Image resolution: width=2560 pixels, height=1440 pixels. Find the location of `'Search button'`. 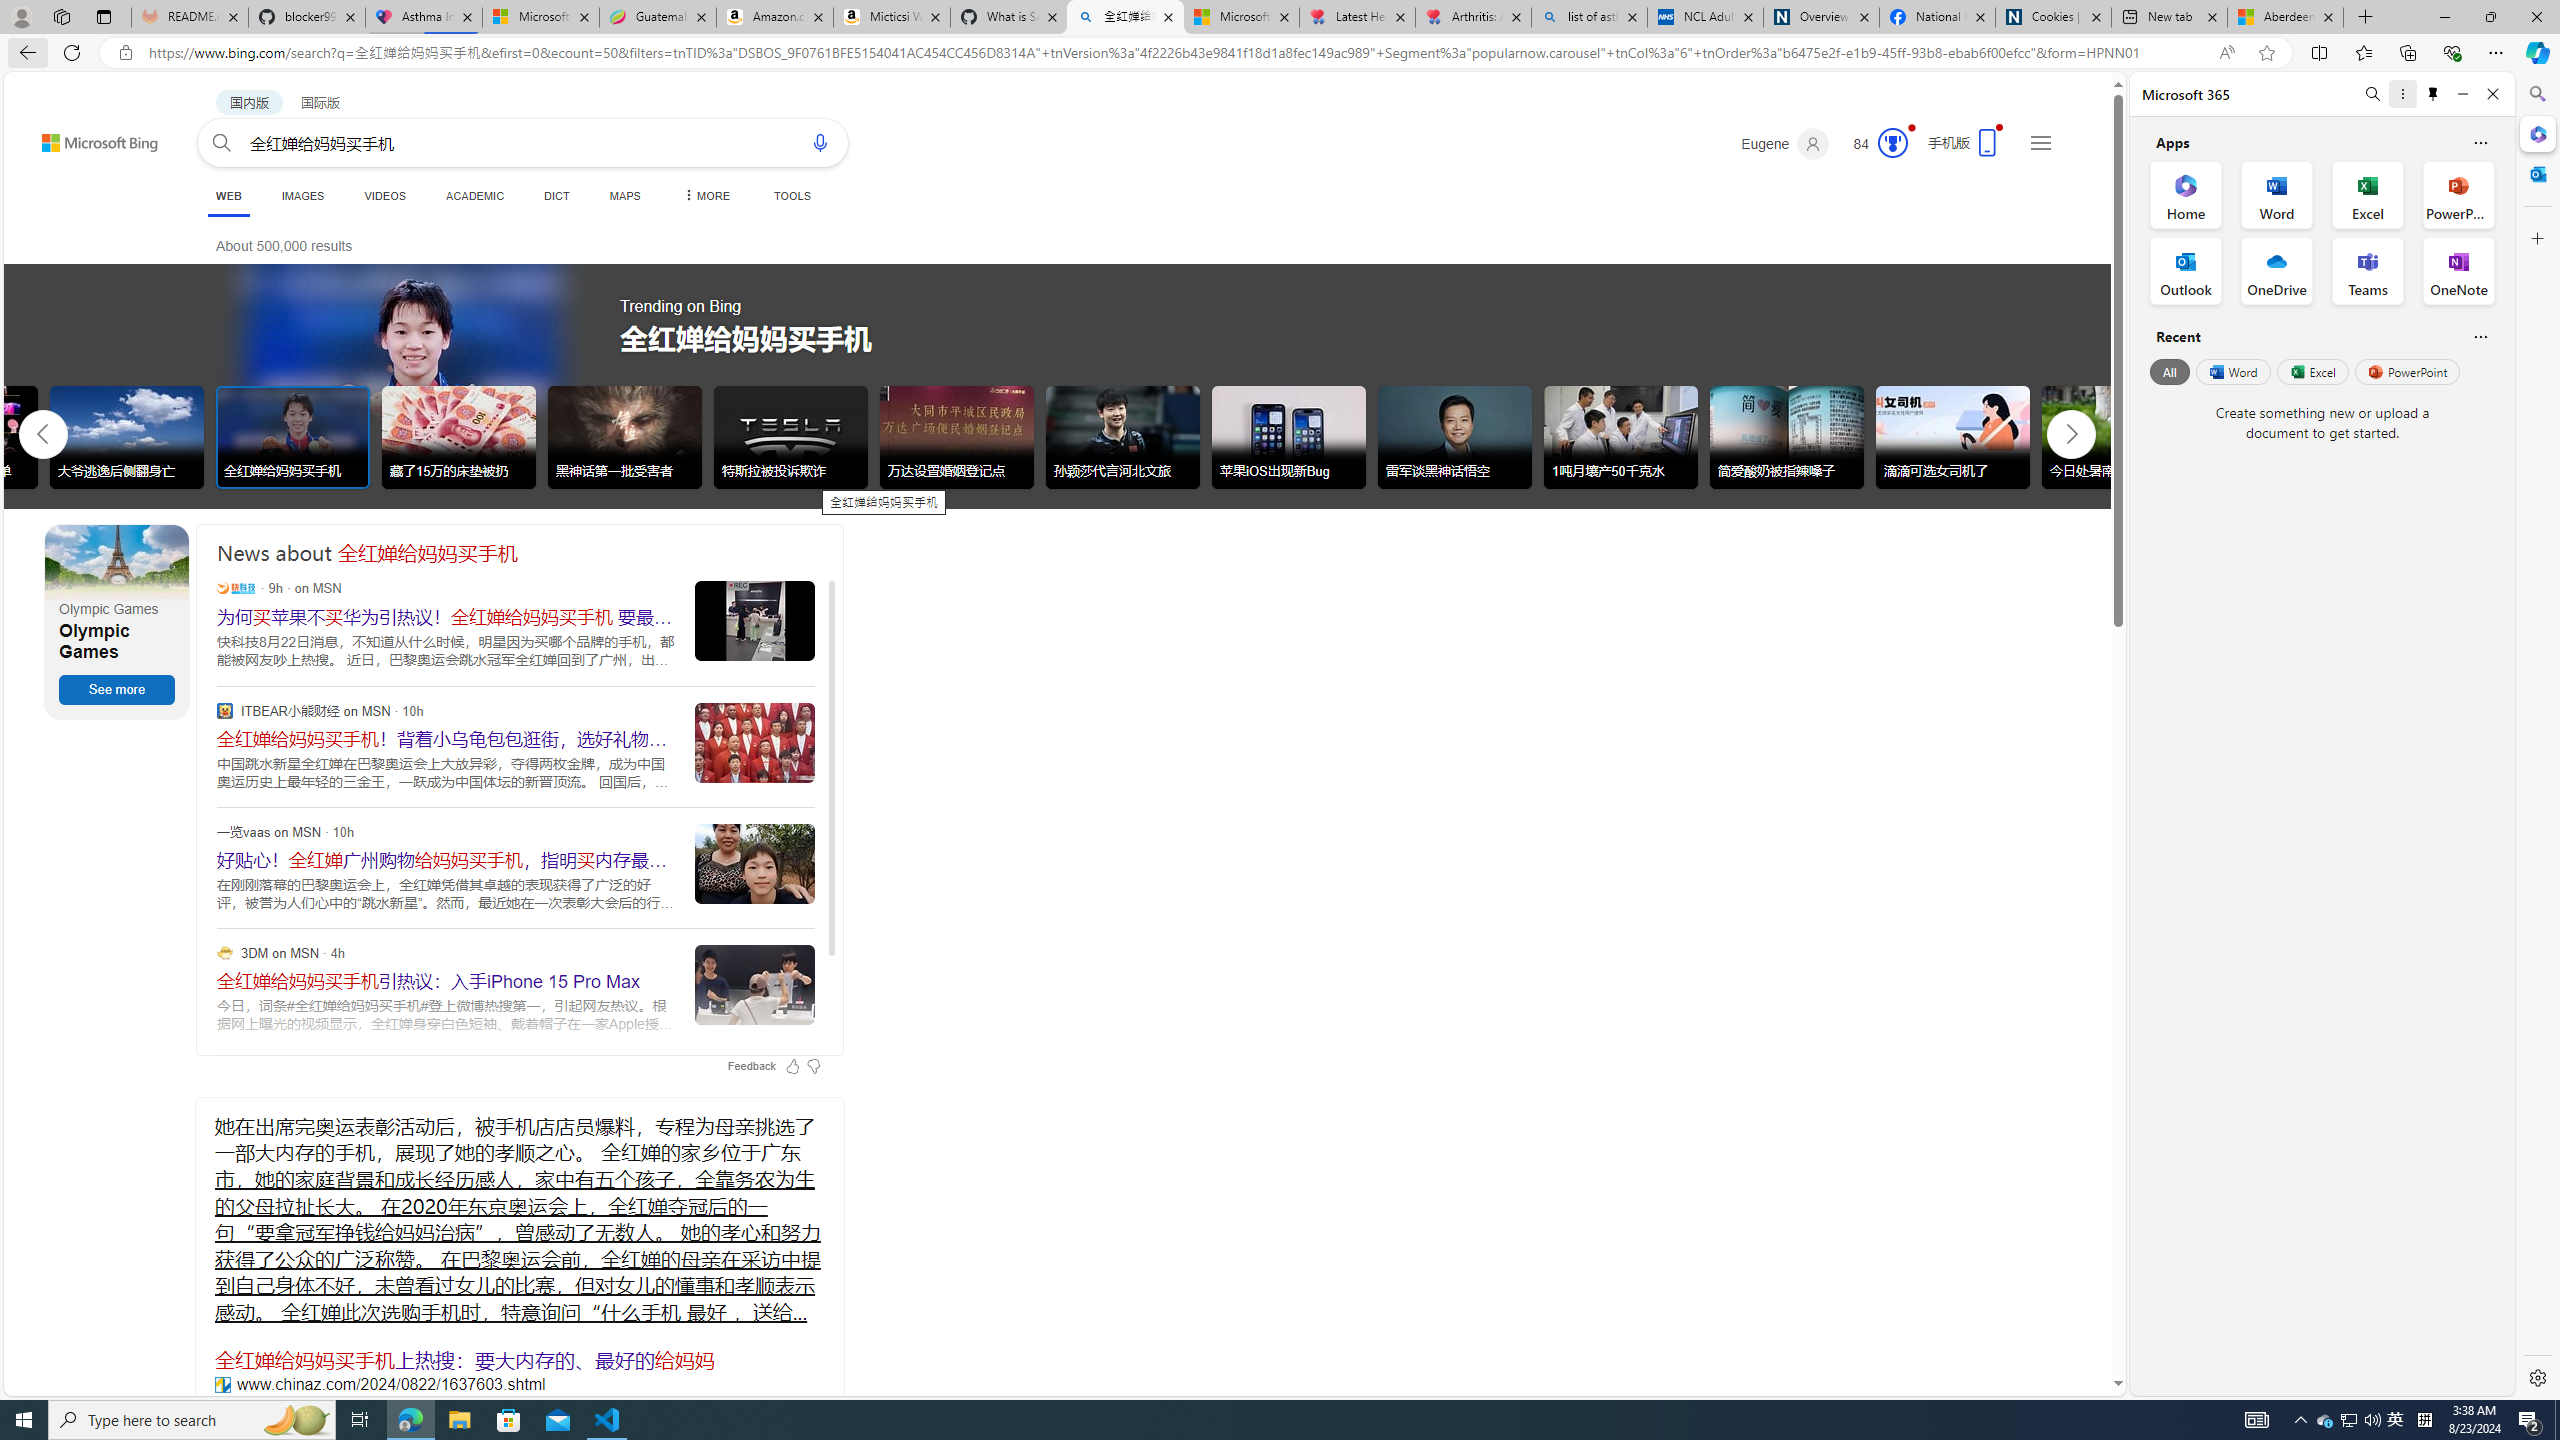

'Search button' is located at coordinates (221, 141).